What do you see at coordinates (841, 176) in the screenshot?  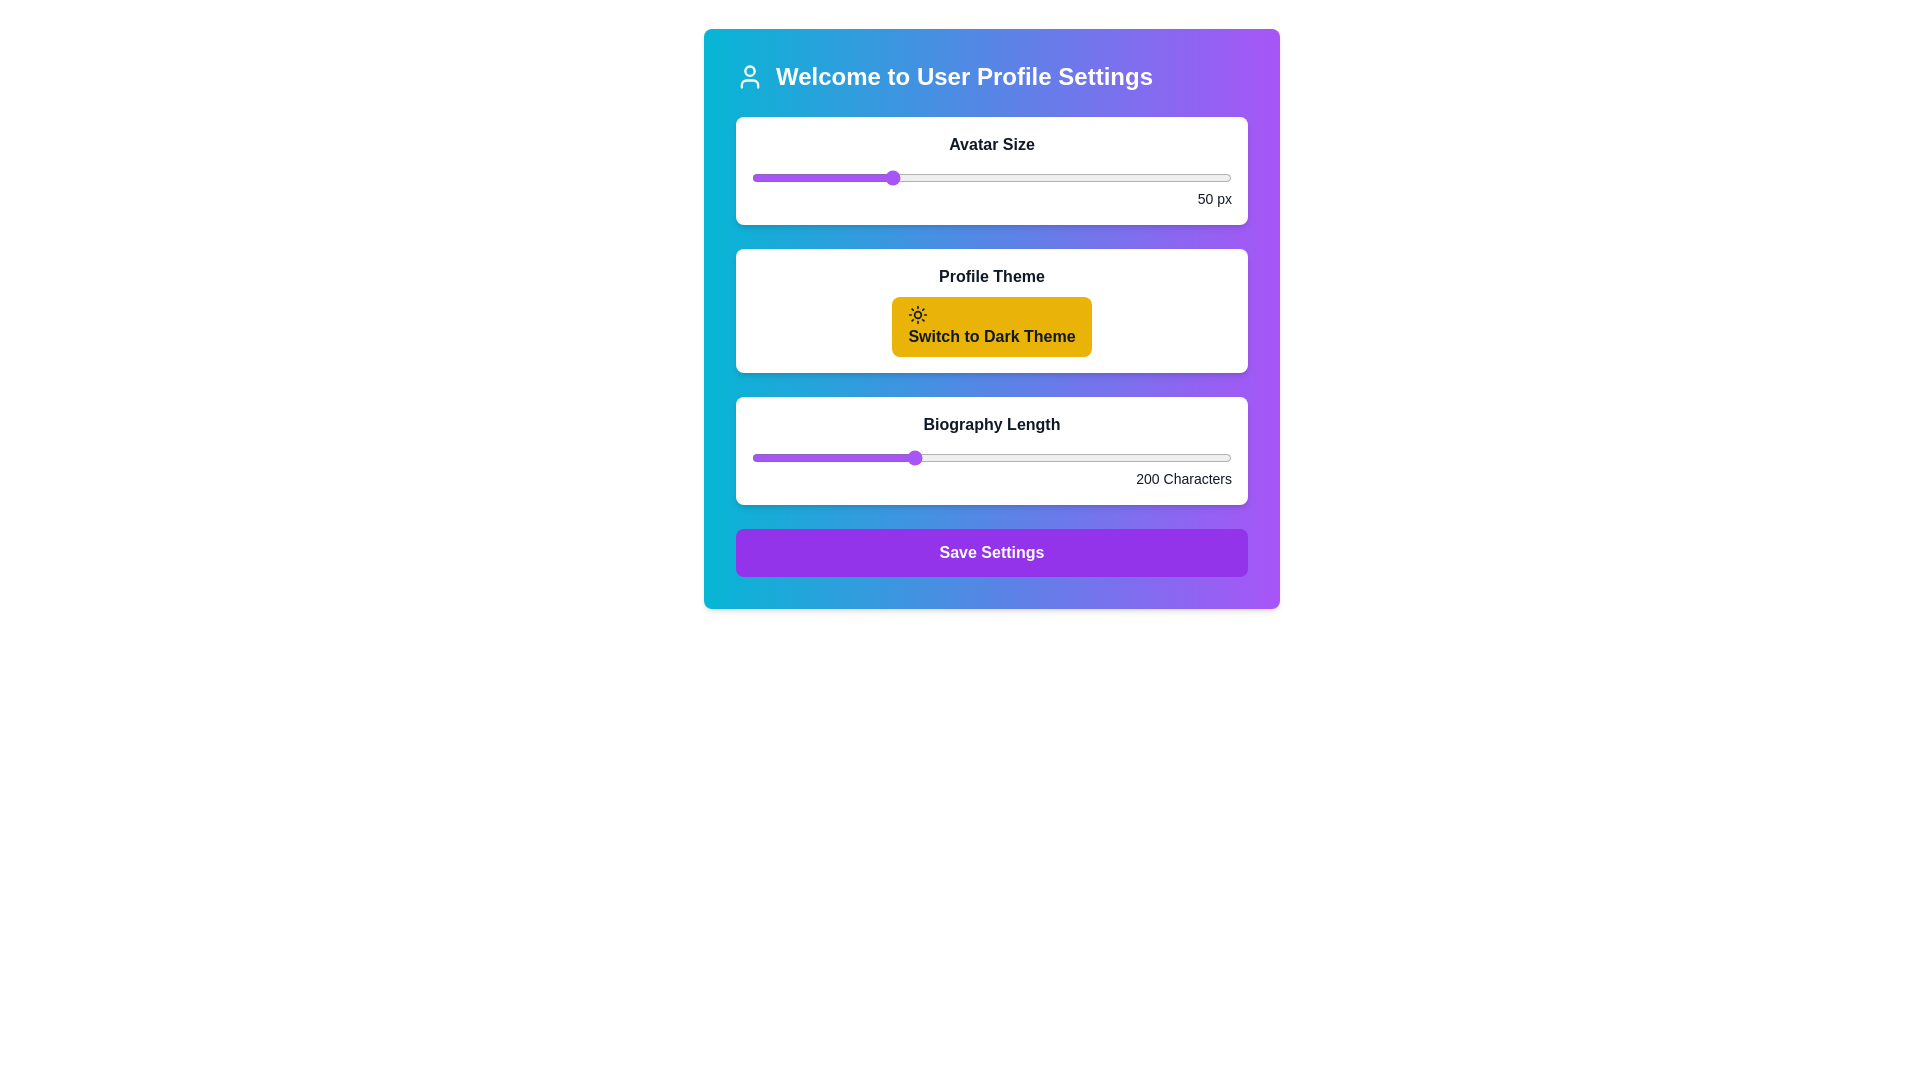 I see `the slider` at bounding box center [841, 176].